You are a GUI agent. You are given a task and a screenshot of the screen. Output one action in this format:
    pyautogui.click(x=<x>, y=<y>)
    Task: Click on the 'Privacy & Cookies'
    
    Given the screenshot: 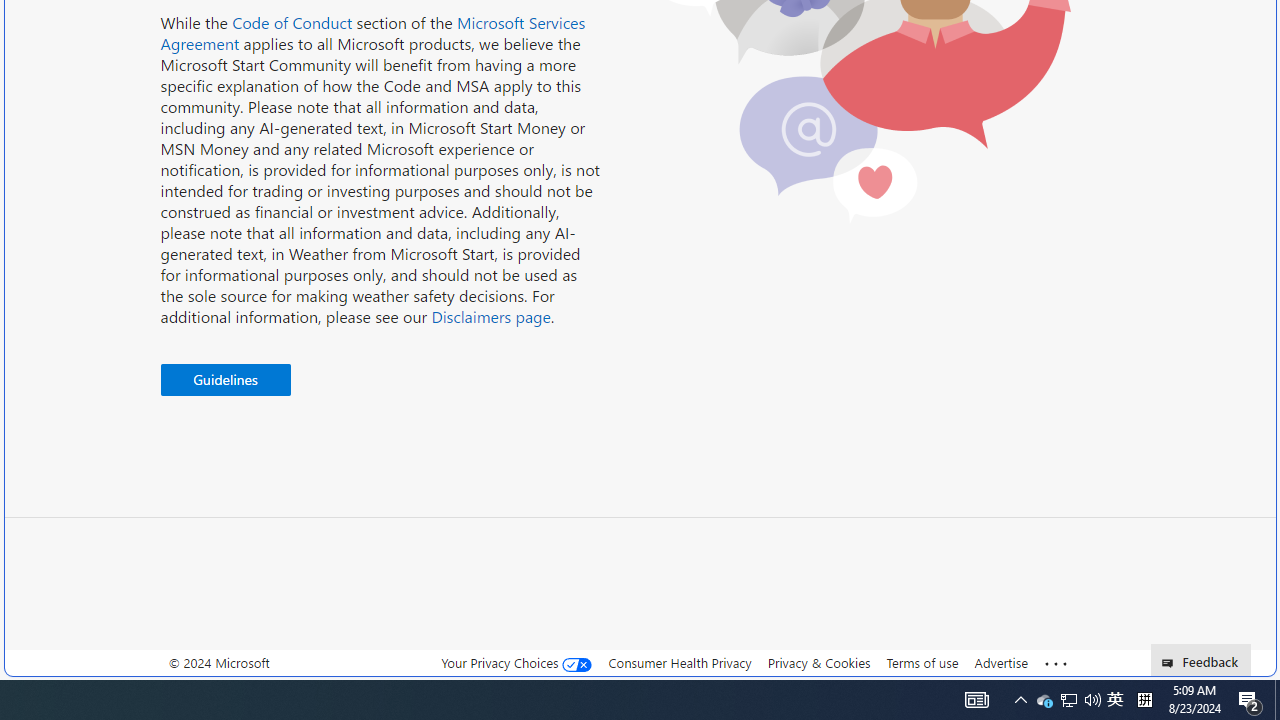 What is the action you would take?
    pyautogui.click(x=818, y=662)
    